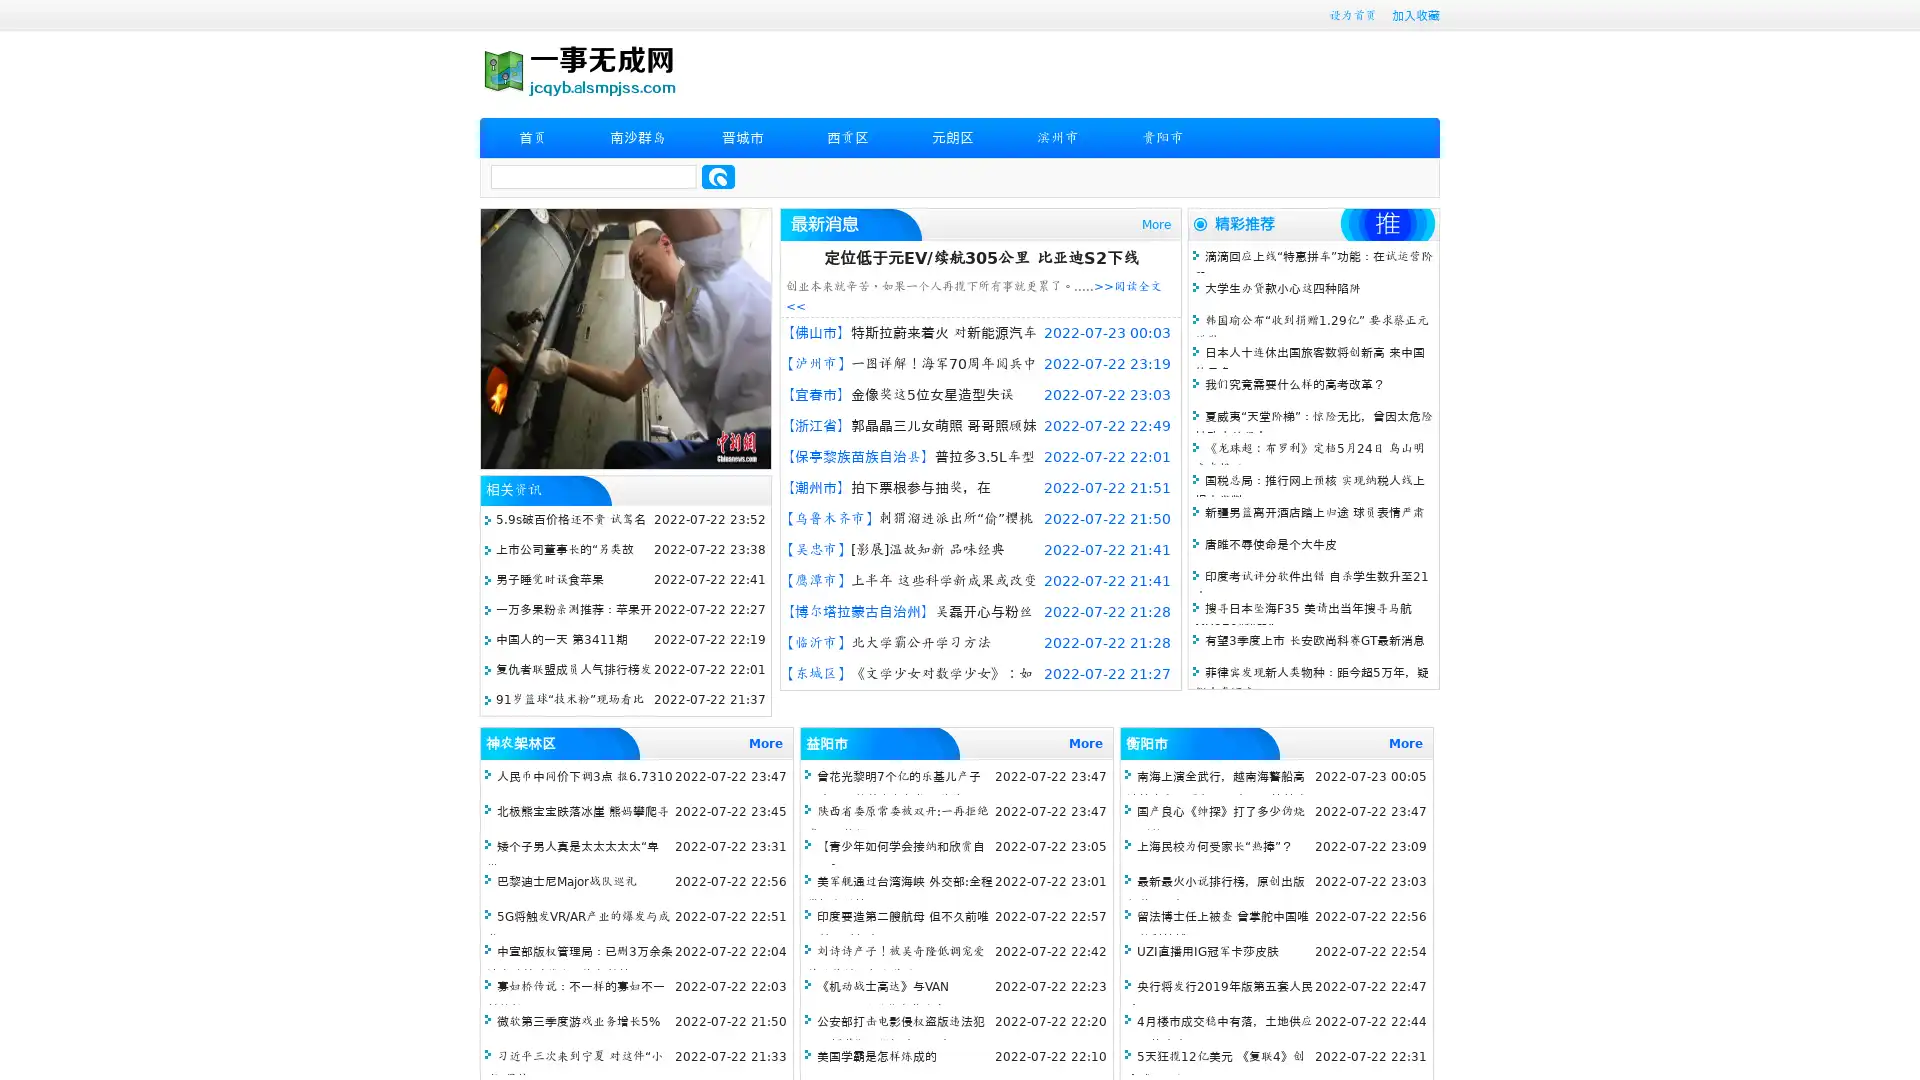 Image resolution: width=1920 pixels, height=1080 pixels. What do you see at coordinates (718, 176) in the screenshot?
I see `Search` at bounding box center [718, 176].